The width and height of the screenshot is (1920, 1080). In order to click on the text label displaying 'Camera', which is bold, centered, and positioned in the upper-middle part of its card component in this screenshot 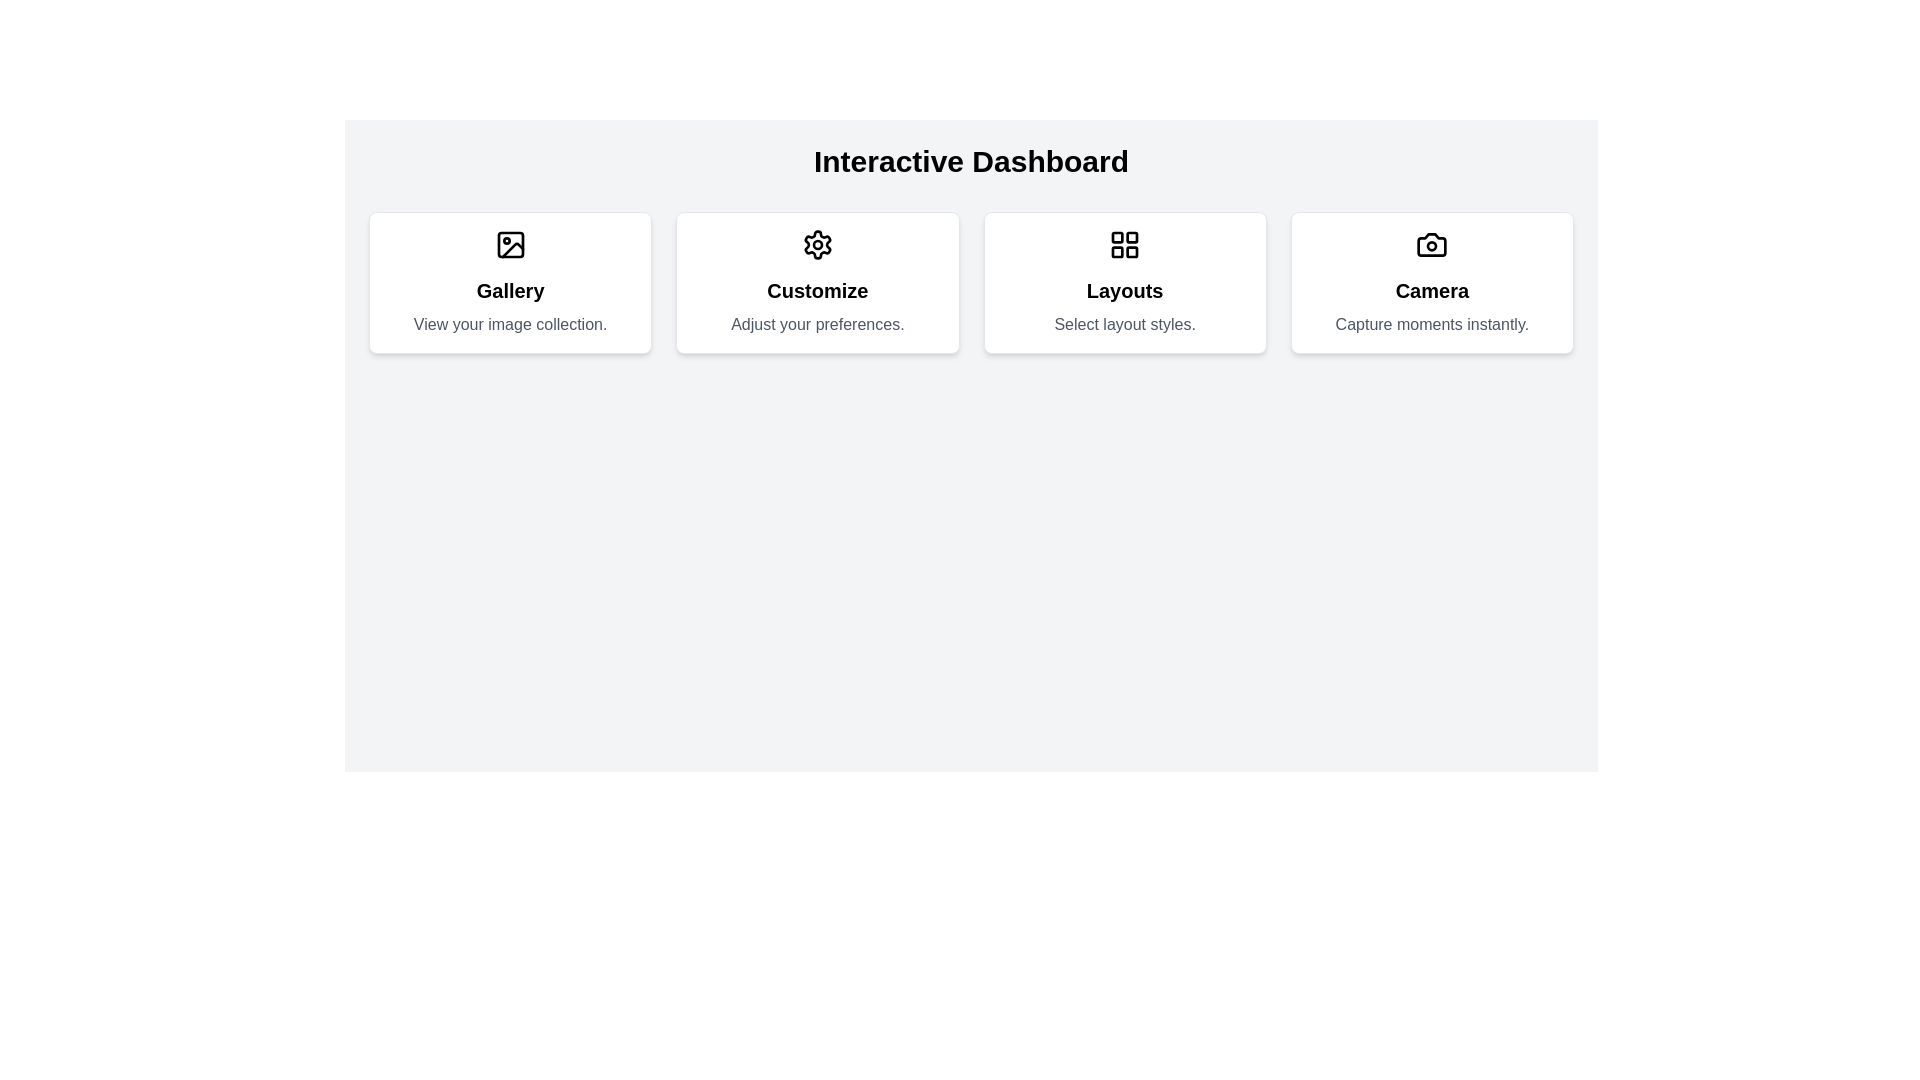, I will do `click(1431, 290)`.